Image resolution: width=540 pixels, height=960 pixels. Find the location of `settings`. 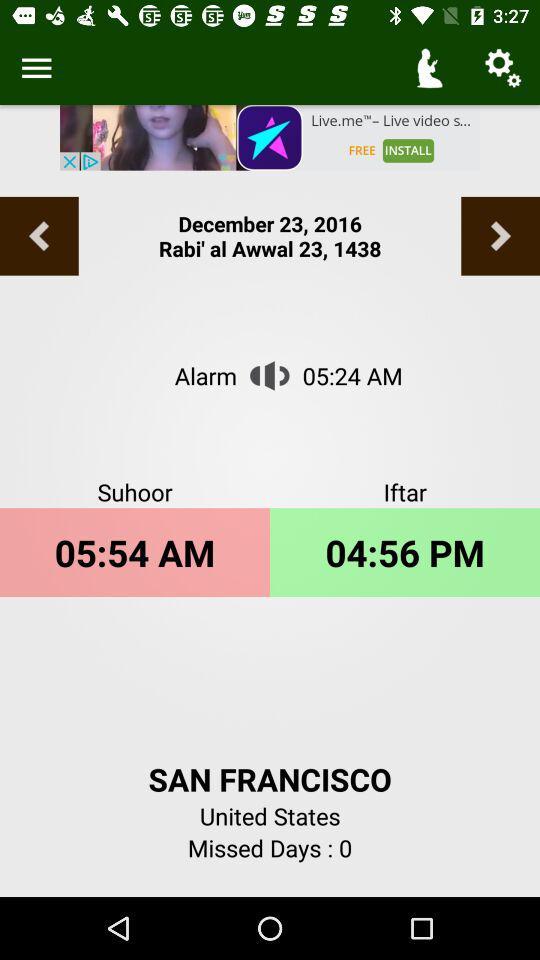

settings is located at coordinates (36, 68).